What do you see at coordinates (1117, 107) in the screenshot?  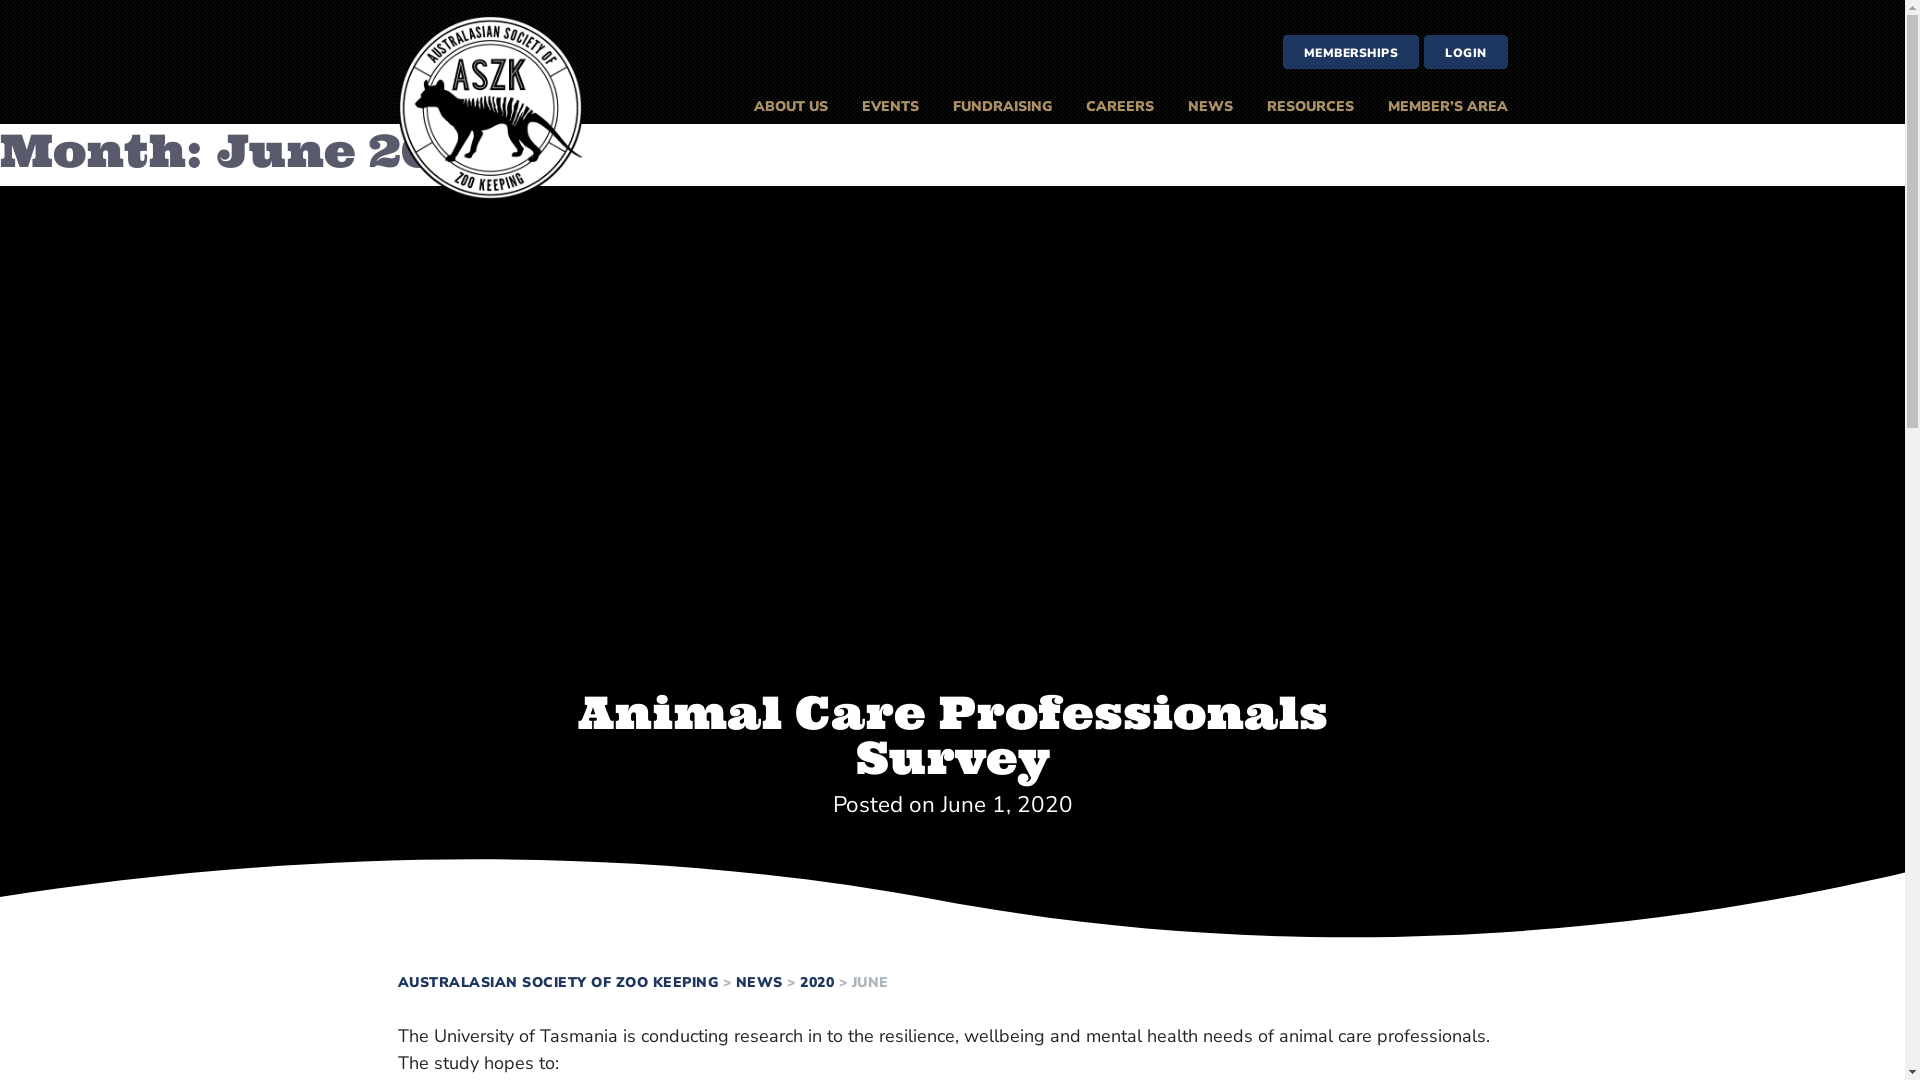 I see `'CAREERS'` at bounding box center [1117, 107].